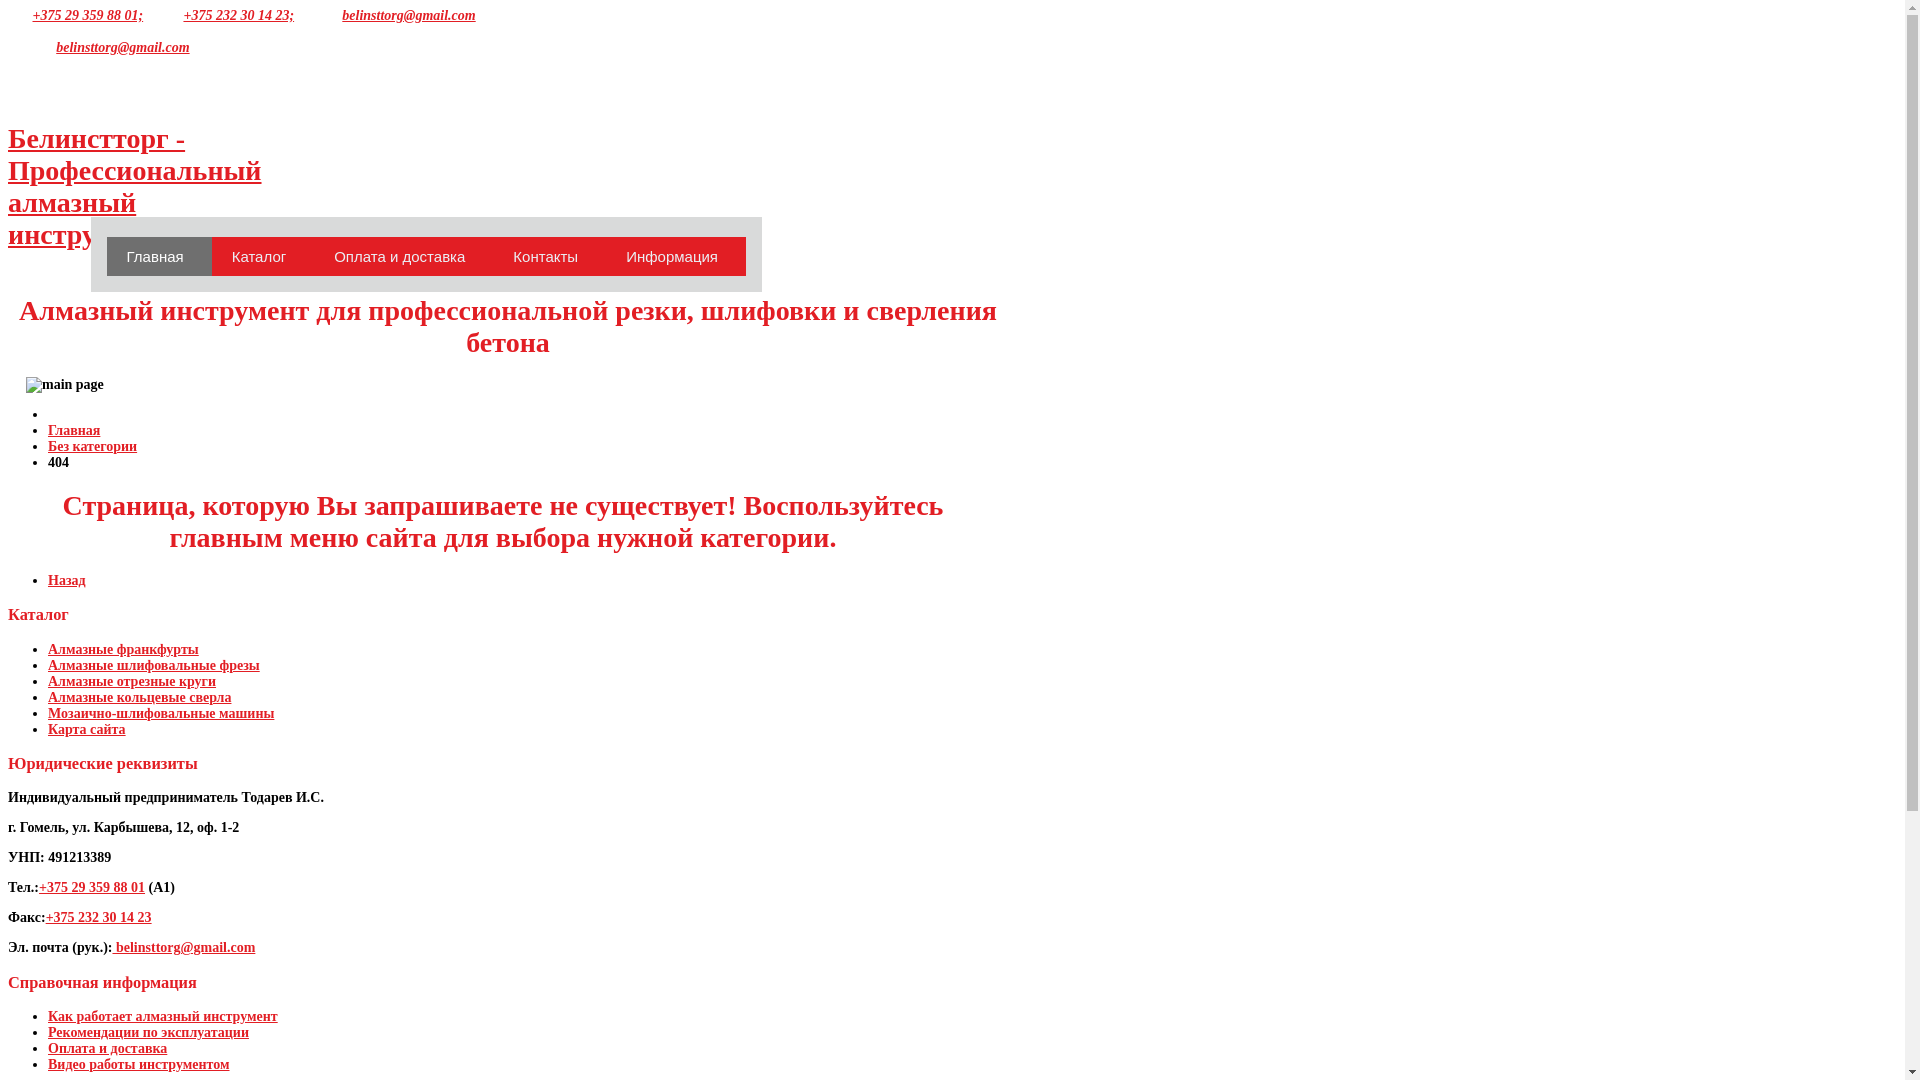 This screenshot has height=1080, width=1920. I want to click on 'belinsttorg@gmail.com', so click(183, 946).